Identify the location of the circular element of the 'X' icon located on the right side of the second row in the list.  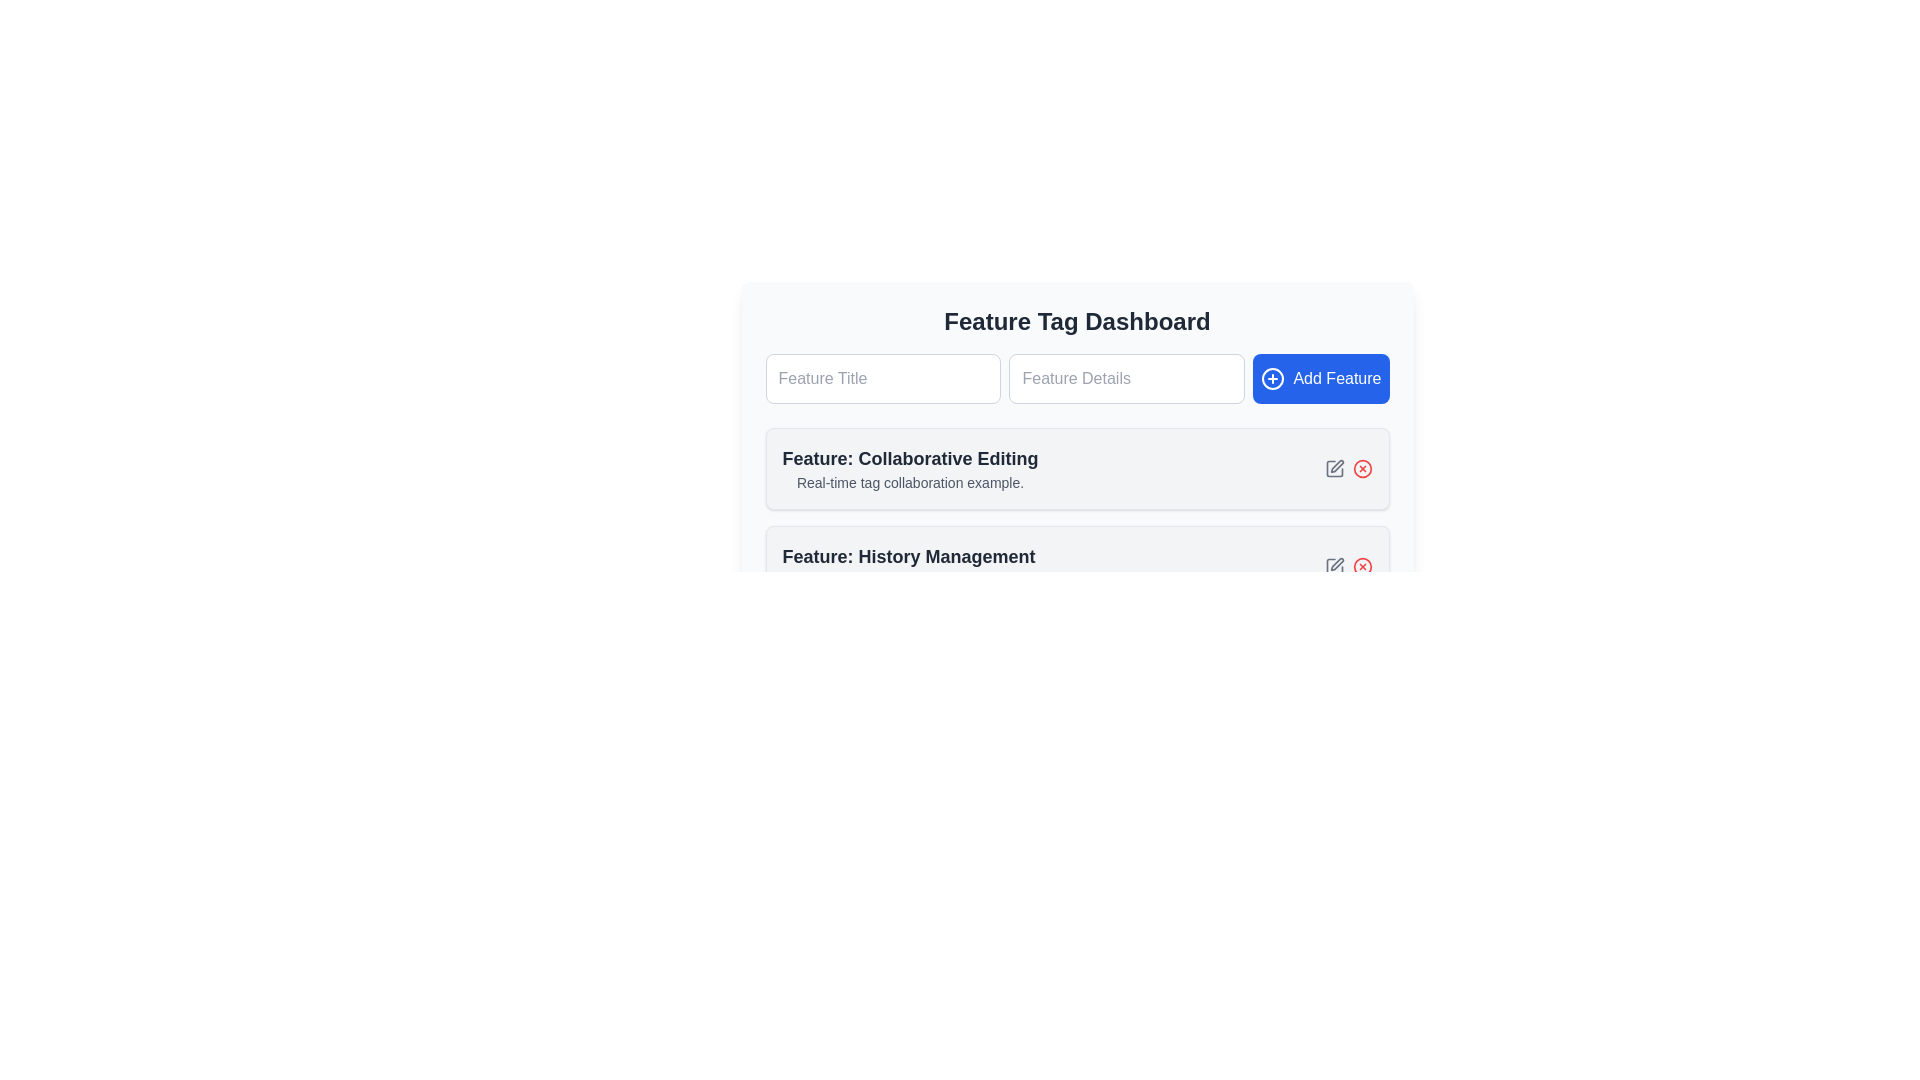
(1361, 567).